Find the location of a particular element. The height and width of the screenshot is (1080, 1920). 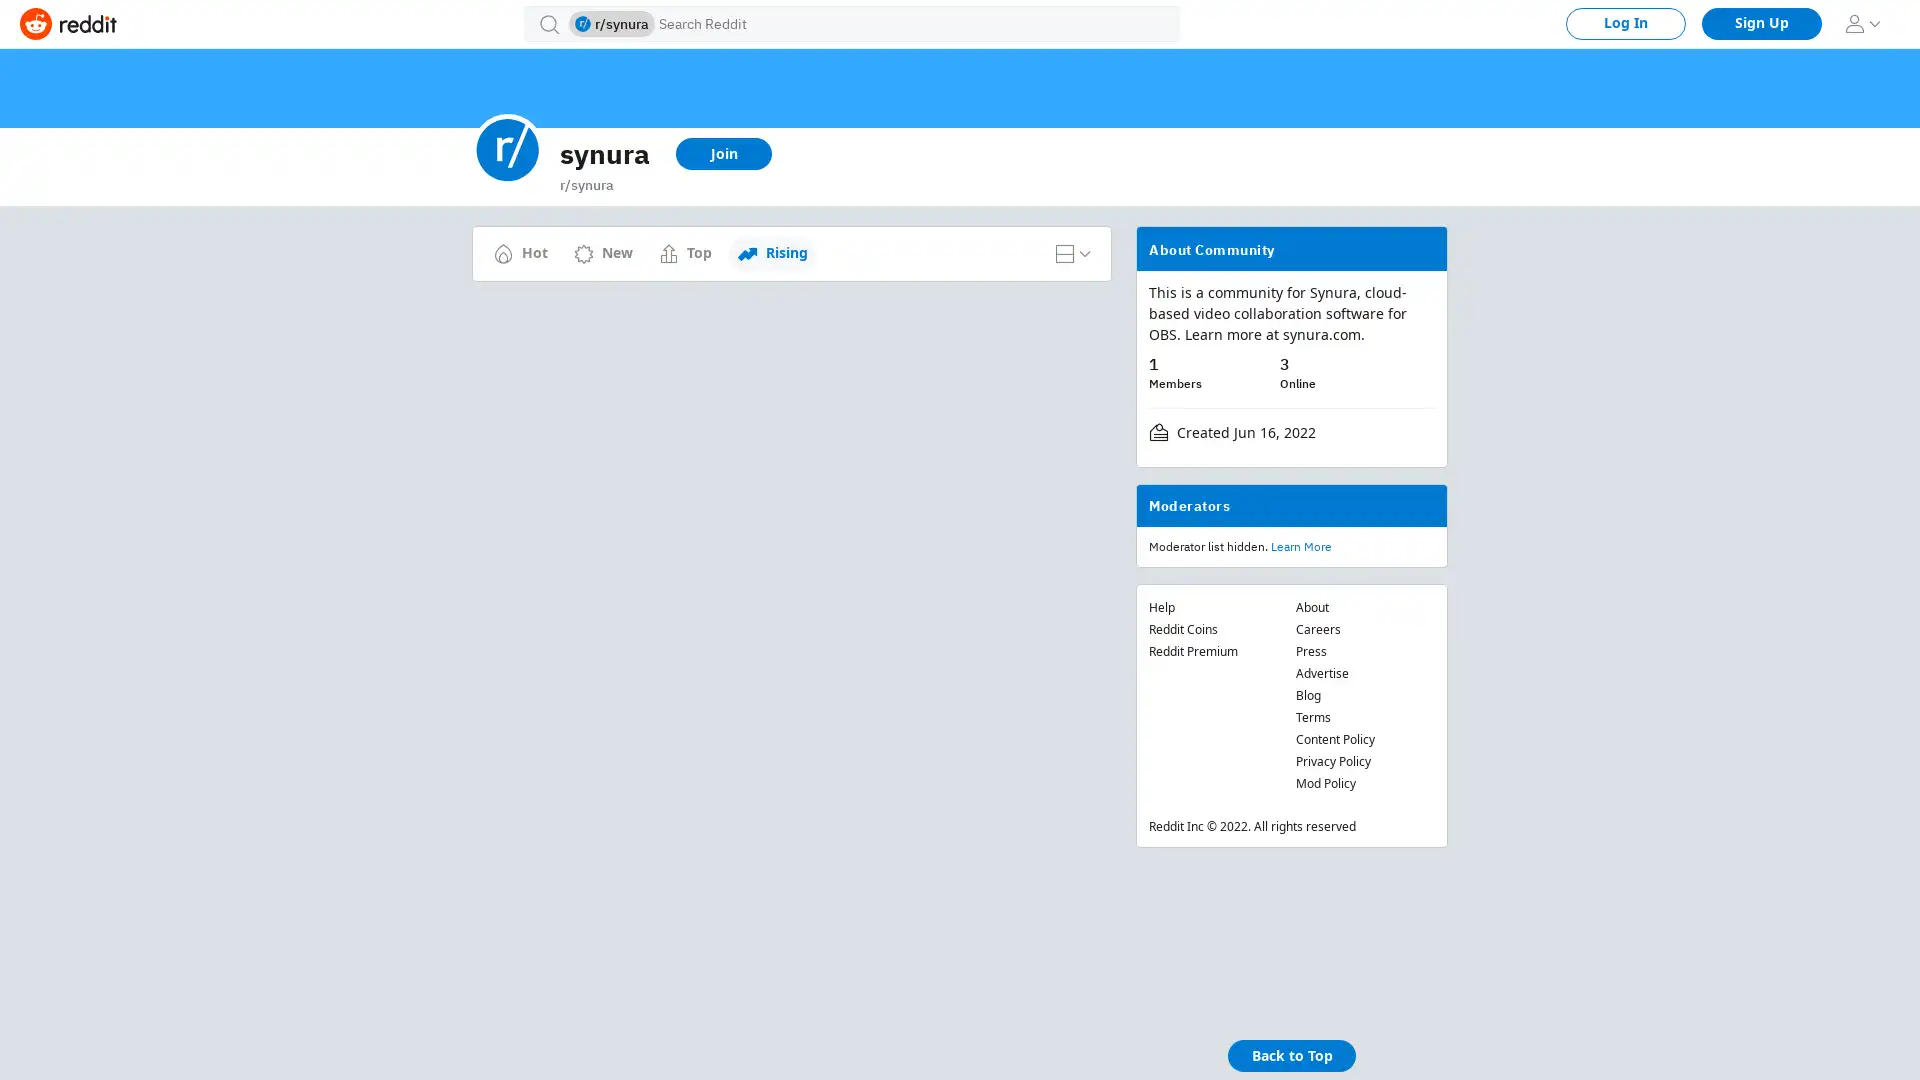

Rising is located at coordinates (771, 253).